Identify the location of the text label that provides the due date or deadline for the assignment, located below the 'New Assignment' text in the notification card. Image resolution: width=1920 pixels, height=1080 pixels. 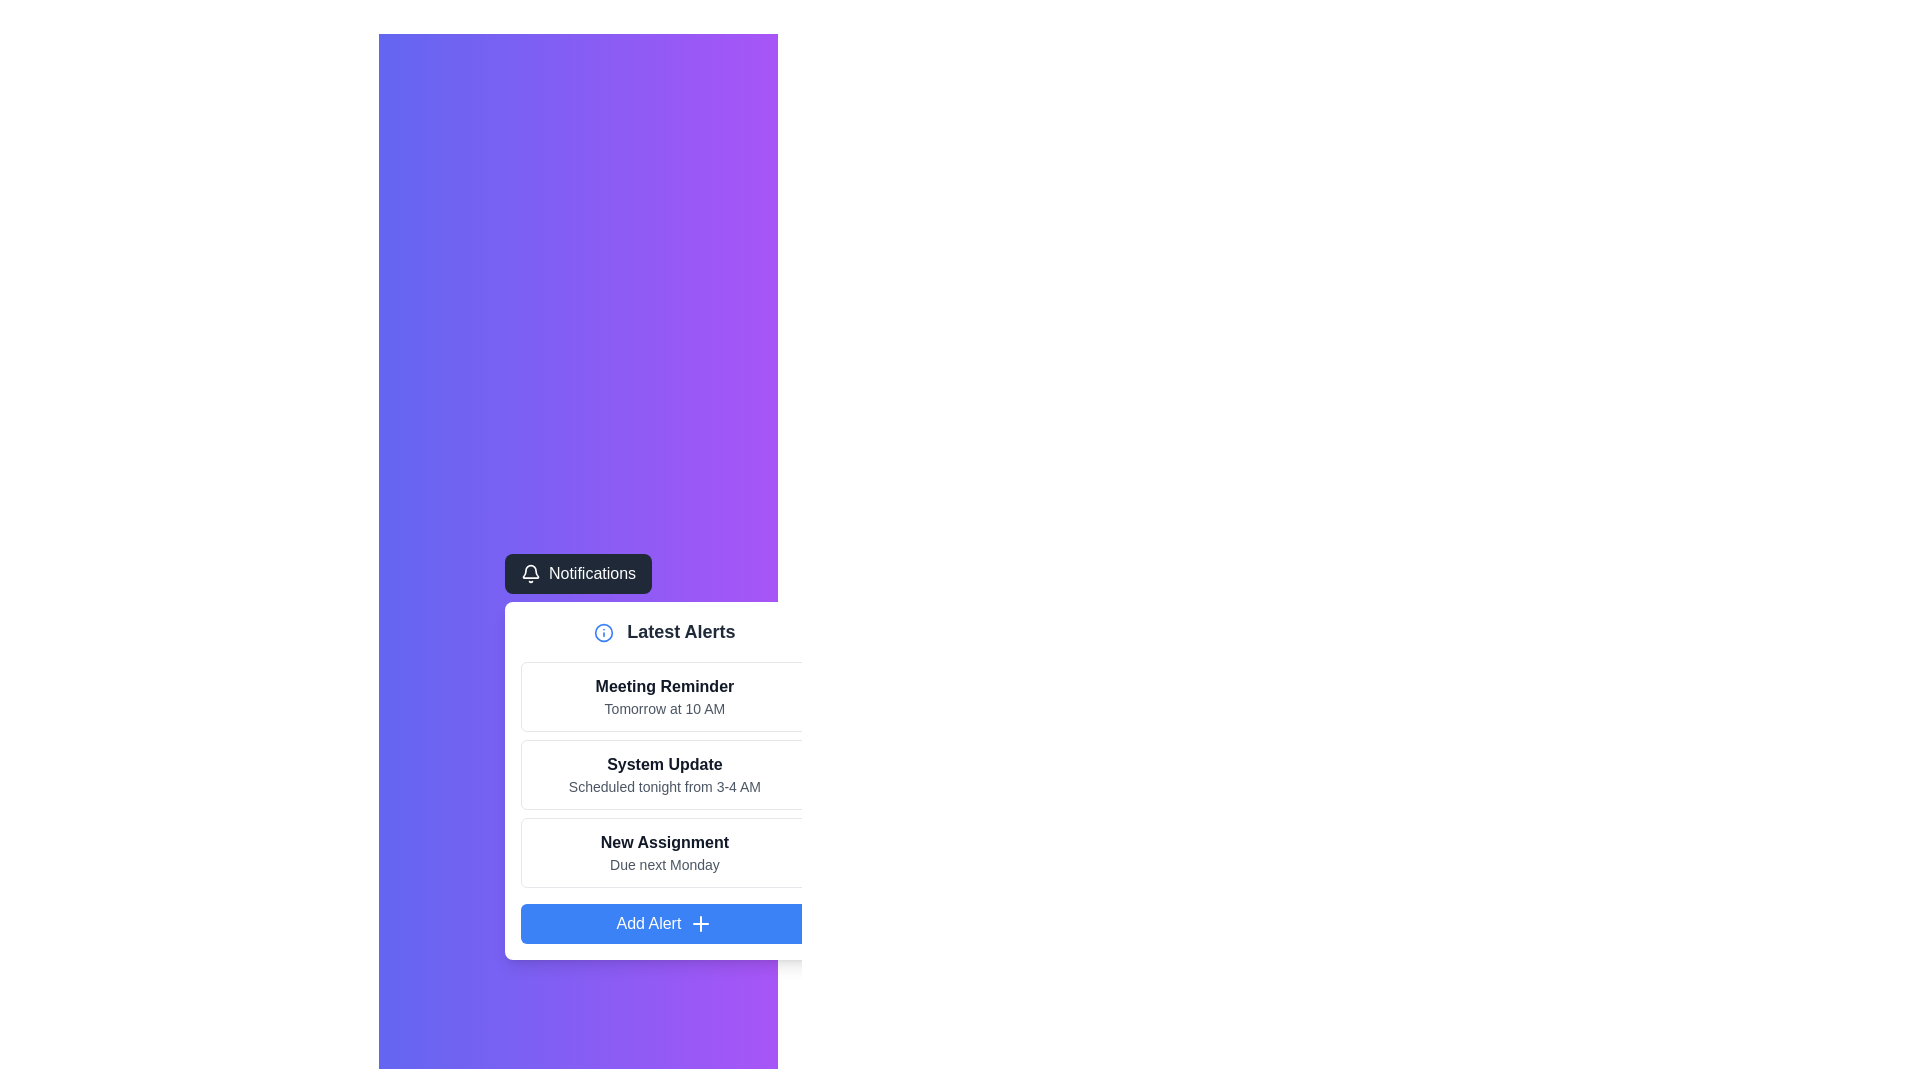
(664, 863).